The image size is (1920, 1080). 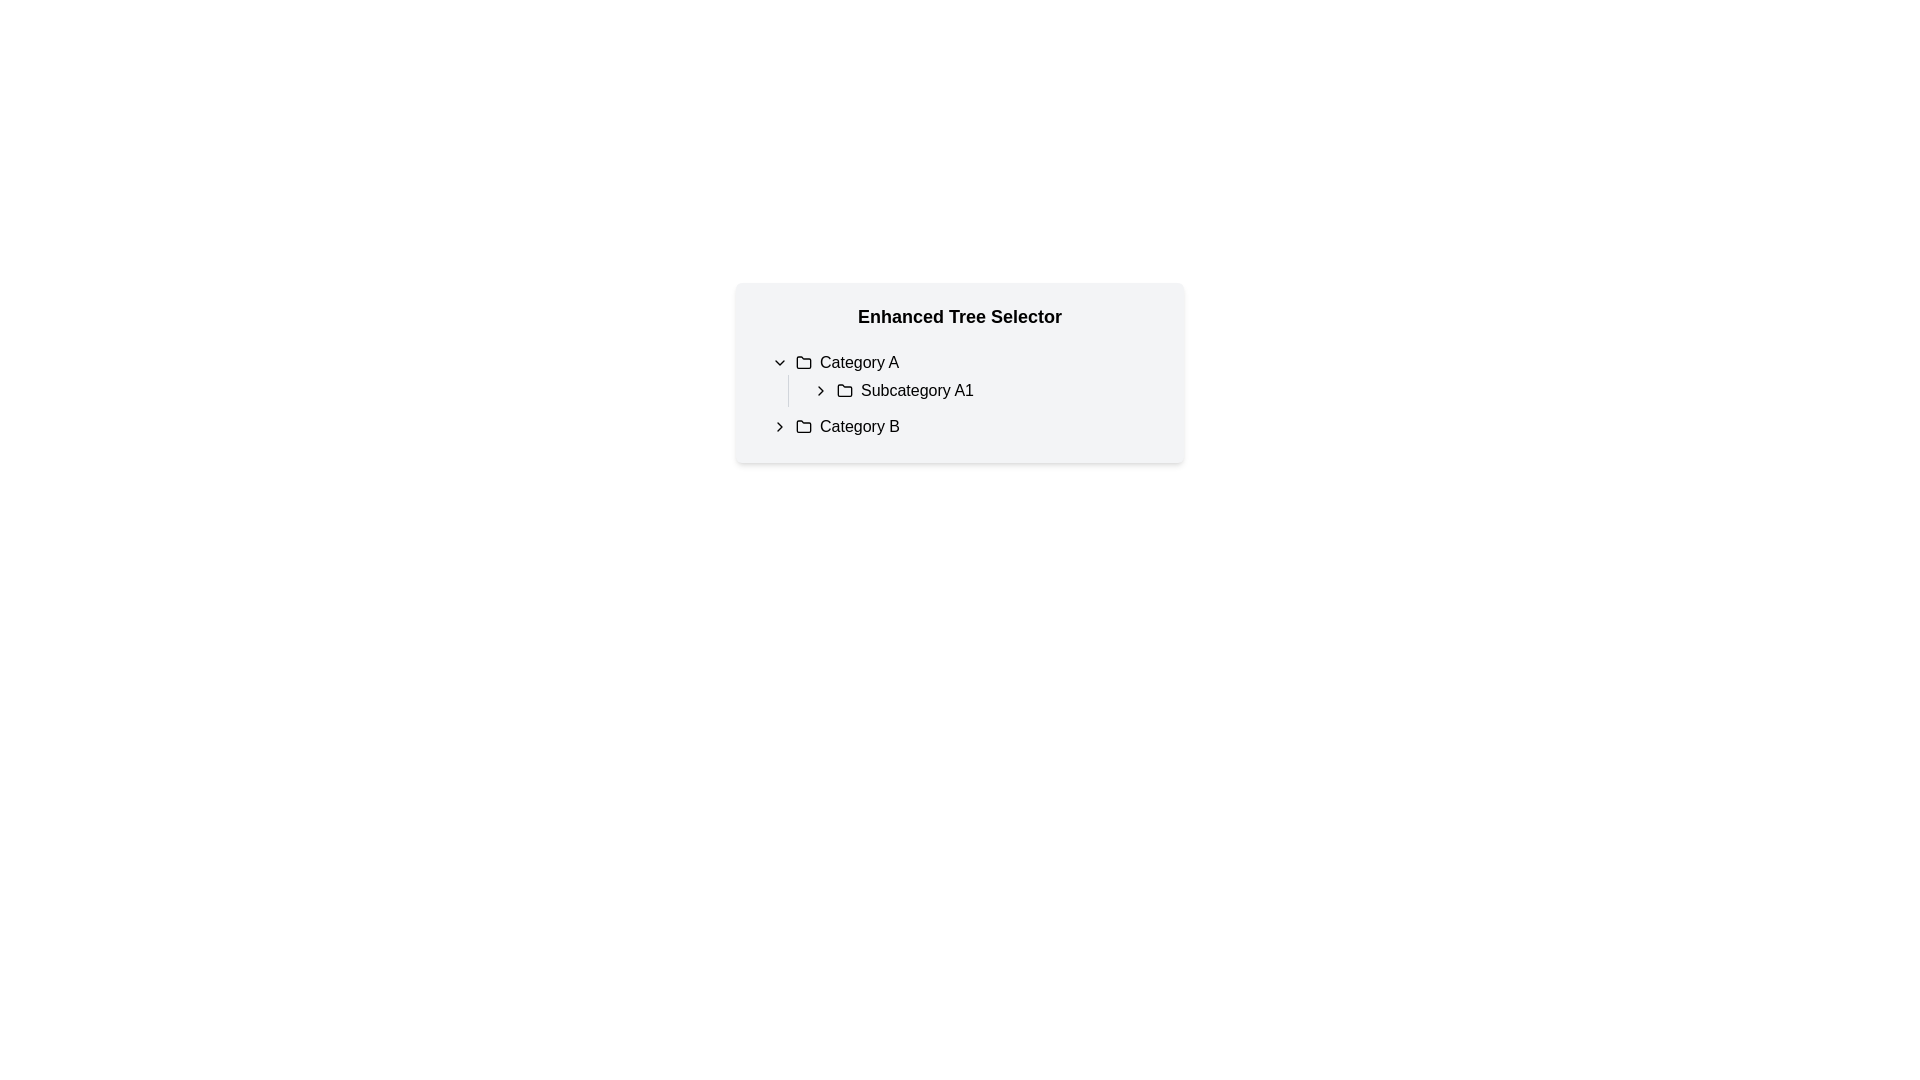 I want to click on the navigation arrow icon located to the left of the 'Category B' label, so click(x=778, y=426).